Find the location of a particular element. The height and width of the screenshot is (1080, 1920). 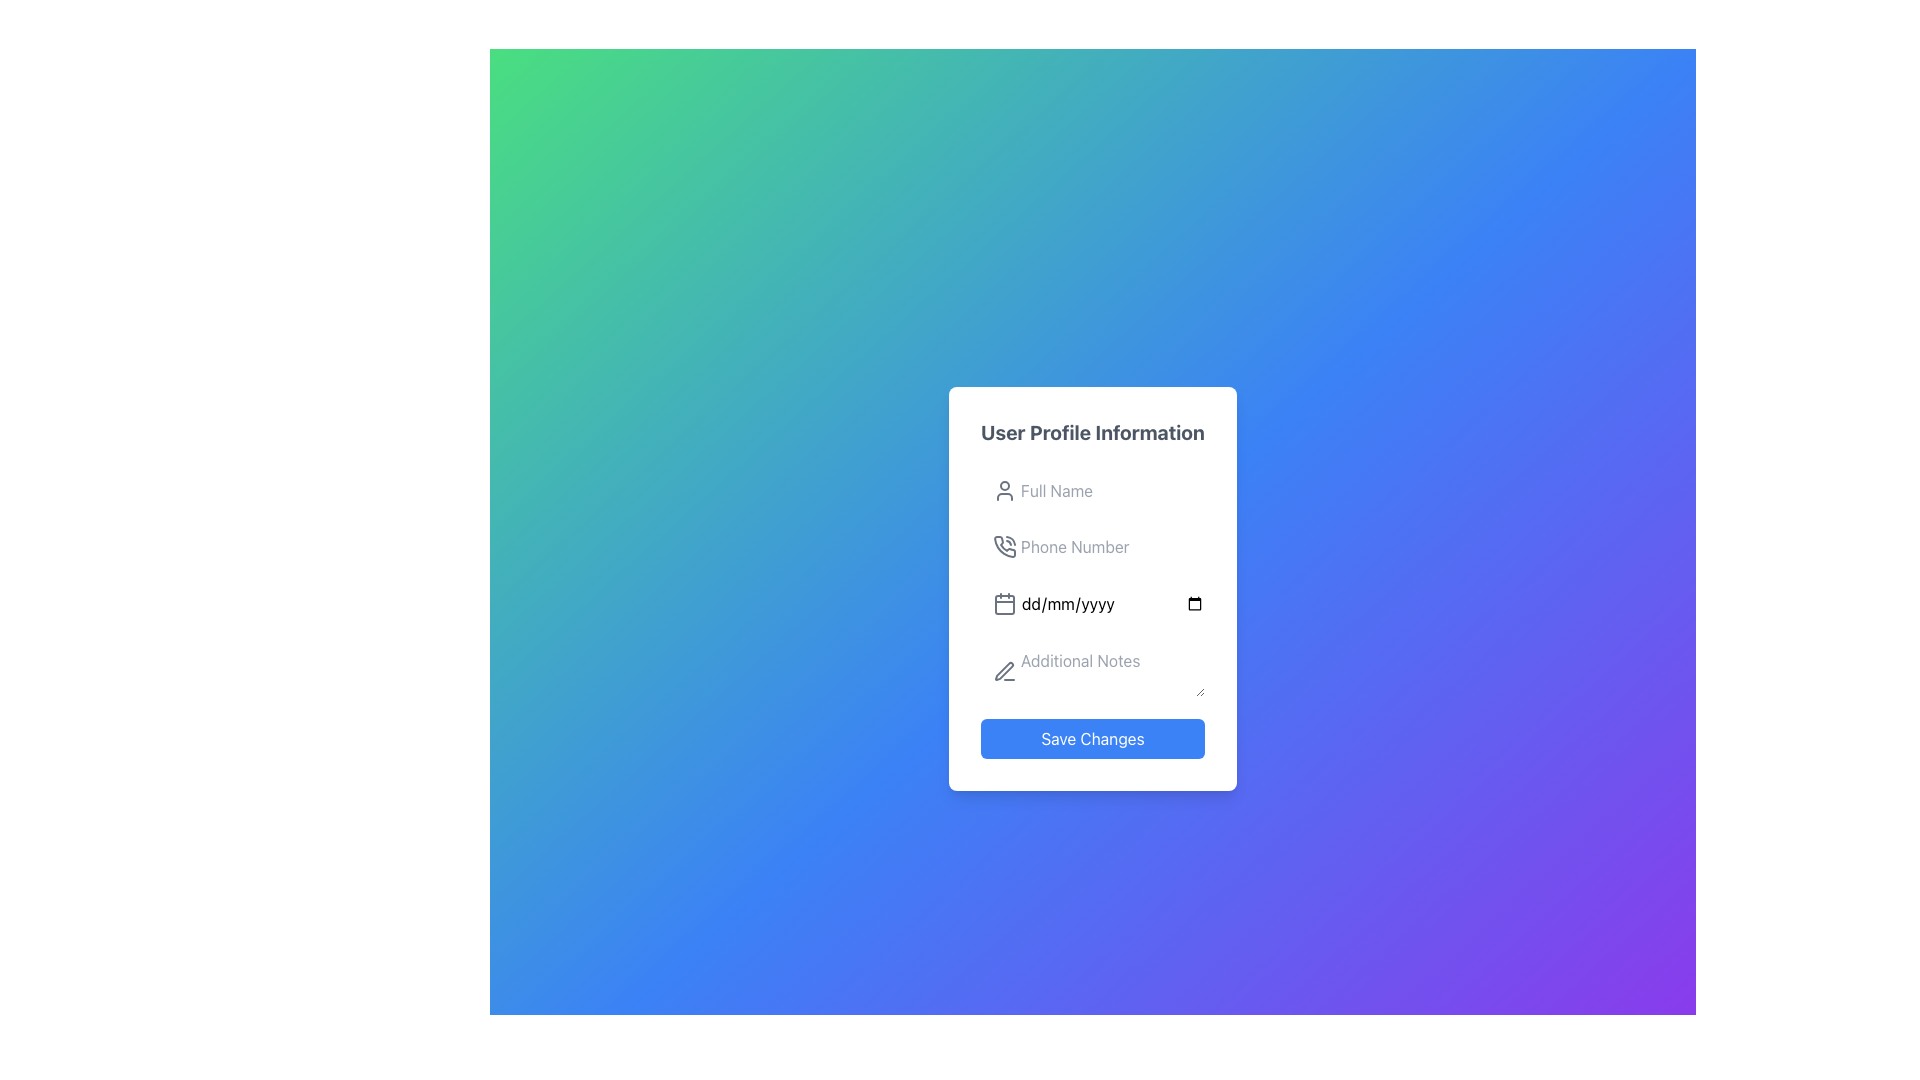

the decorative icon that signifies editing or writing capabilities related to the 'Additional Notes' field, located to the left of the 'Additional Notes' field label is located at coordinates (1004, 671).